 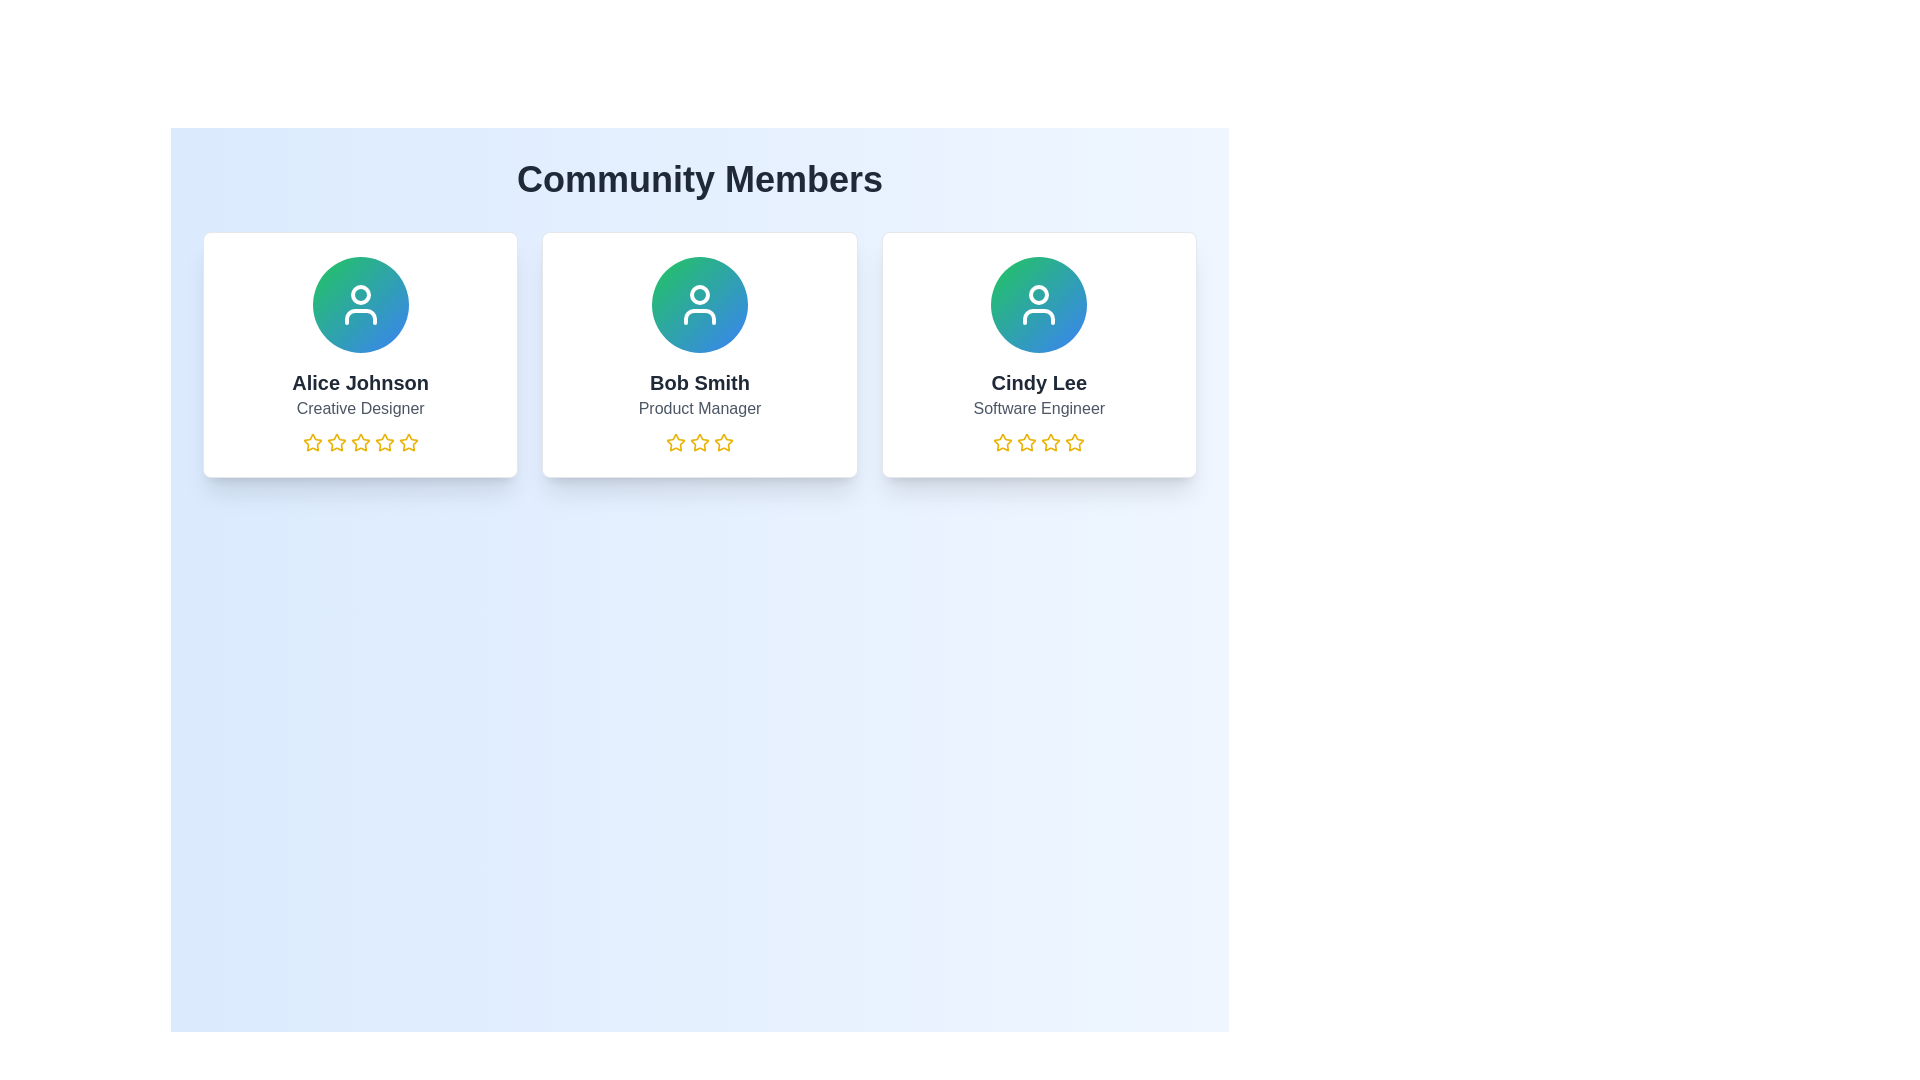 What do you see at coordinates (1027, 442) in the screenshot?
I see `the third yellow star icon in the rating system under the profile of 'Cindy Lee' on the 'Community Members' interface to rate it` at bounding box center [1027, 442].